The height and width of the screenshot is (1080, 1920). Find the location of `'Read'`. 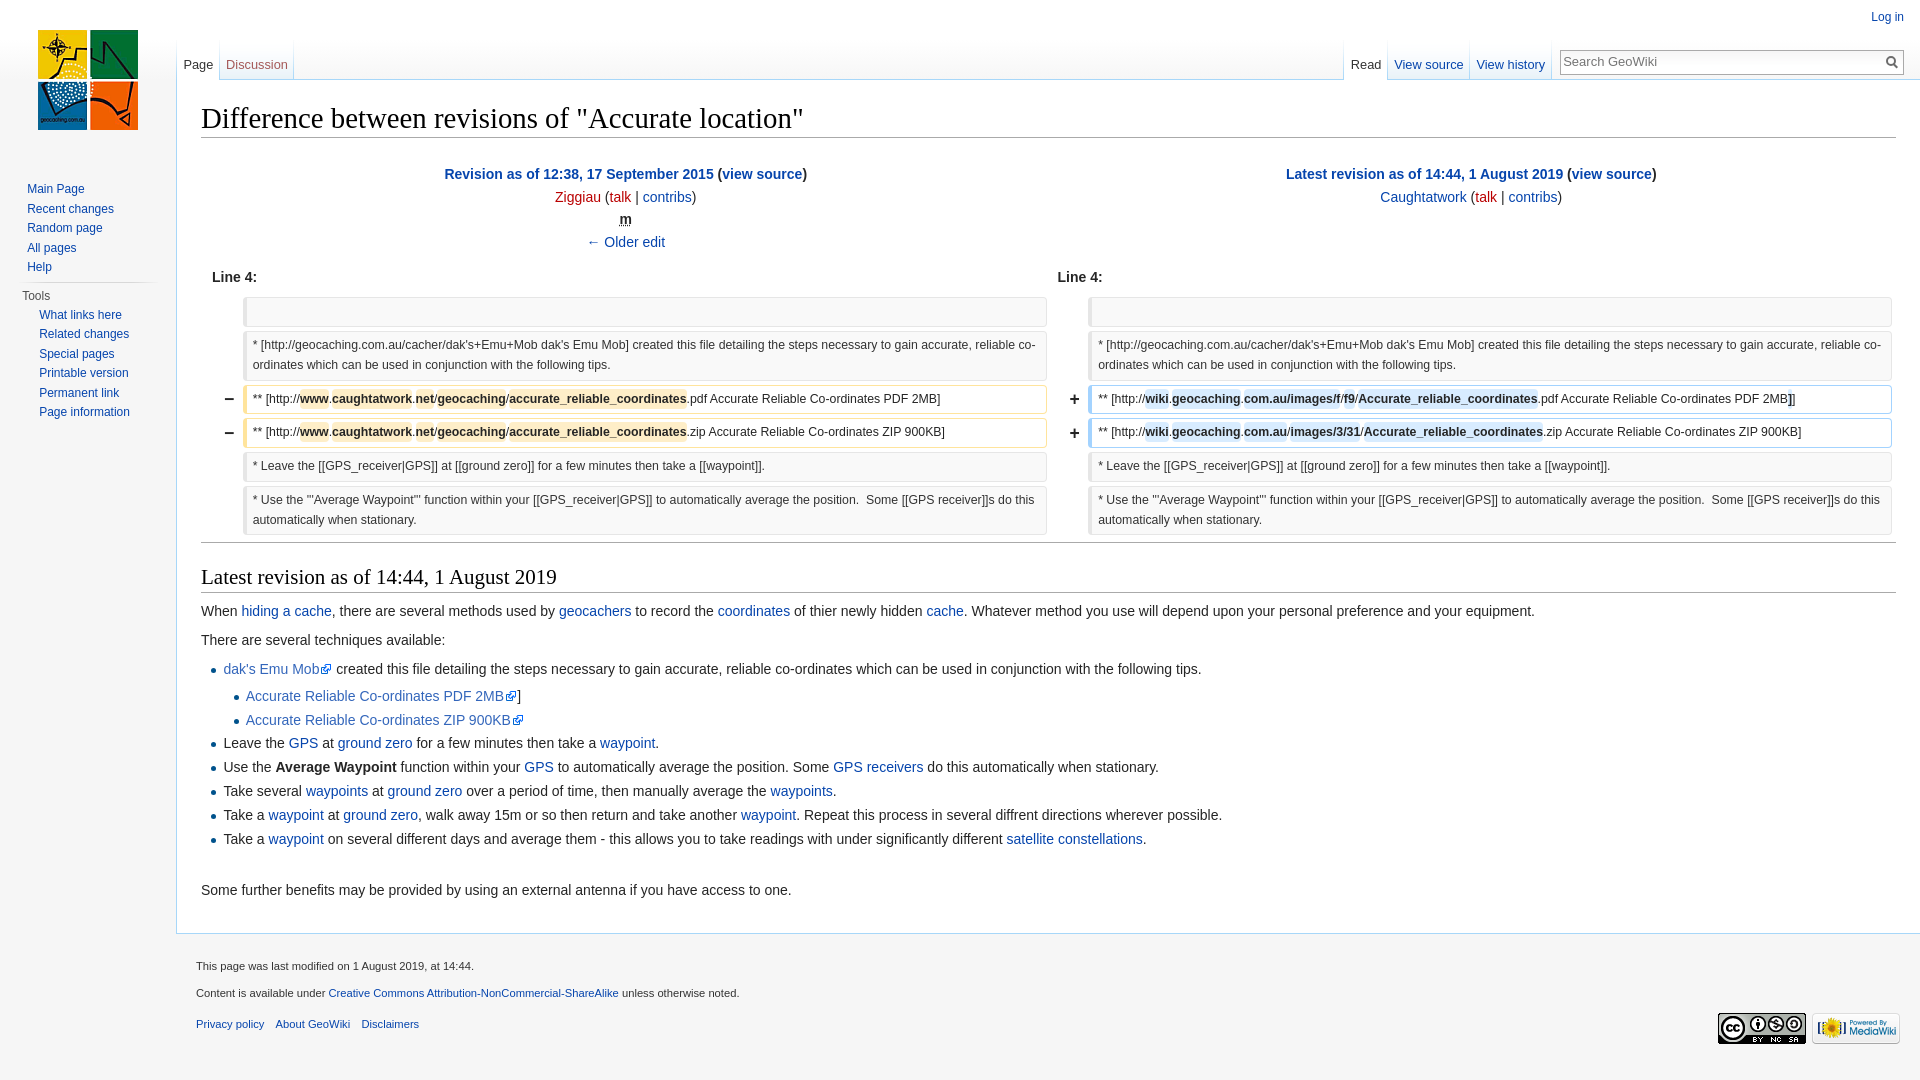

'Read' is located at coordinates (1364, 59).